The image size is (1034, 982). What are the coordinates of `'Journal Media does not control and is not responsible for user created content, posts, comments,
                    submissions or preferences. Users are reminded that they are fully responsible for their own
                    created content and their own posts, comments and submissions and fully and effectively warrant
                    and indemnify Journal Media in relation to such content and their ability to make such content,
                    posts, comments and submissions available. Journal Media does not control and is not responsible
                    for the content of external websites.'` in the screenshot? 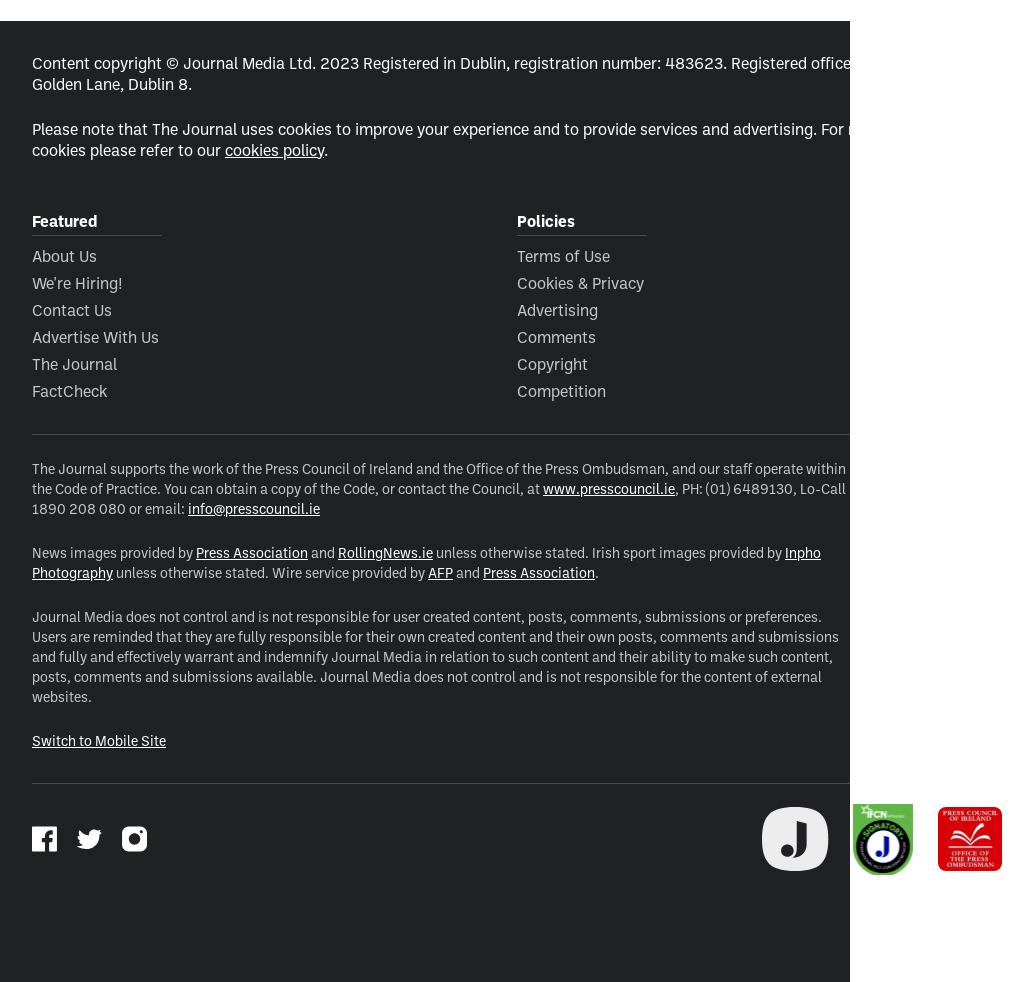 It's located at (31, 654).